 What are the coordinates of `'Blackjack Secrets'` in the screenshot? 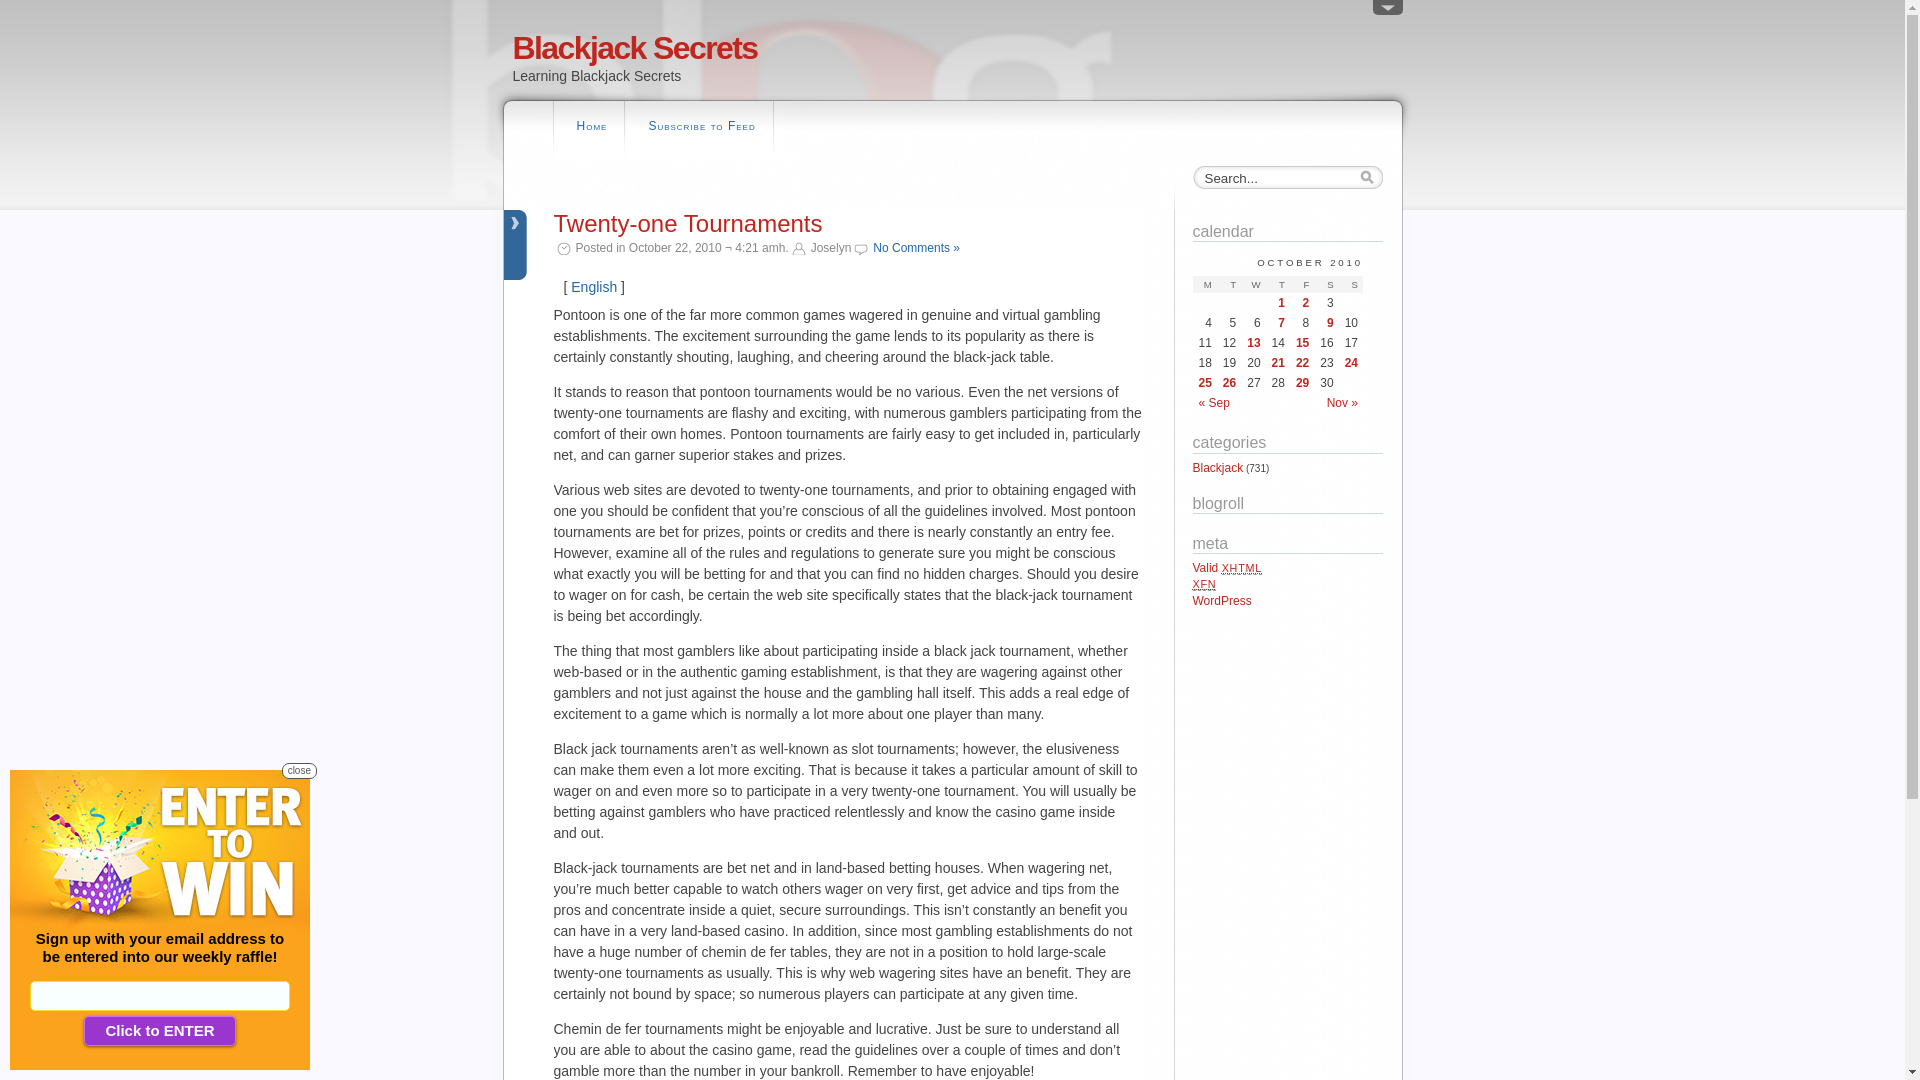 It's located at (512, 46).